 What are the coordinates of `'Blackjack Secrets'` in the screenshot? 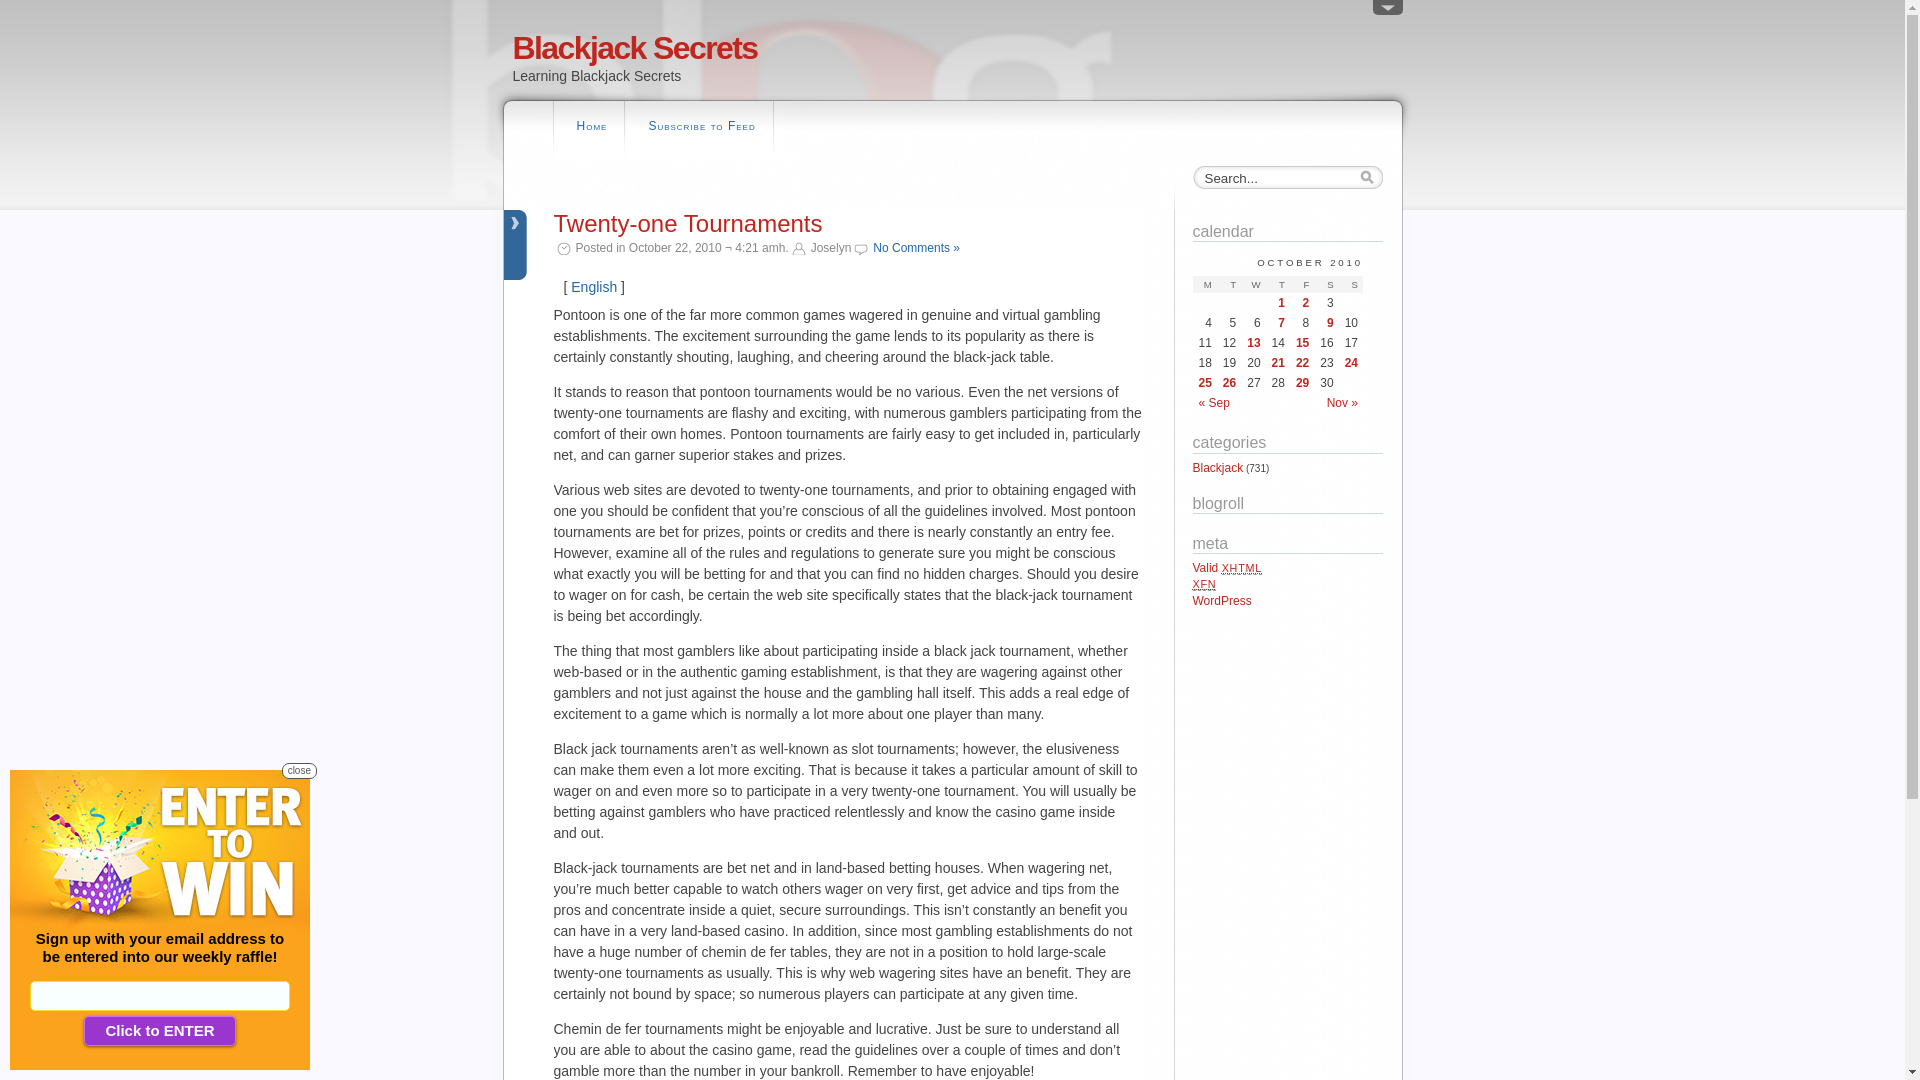 It's located at (512, 46).